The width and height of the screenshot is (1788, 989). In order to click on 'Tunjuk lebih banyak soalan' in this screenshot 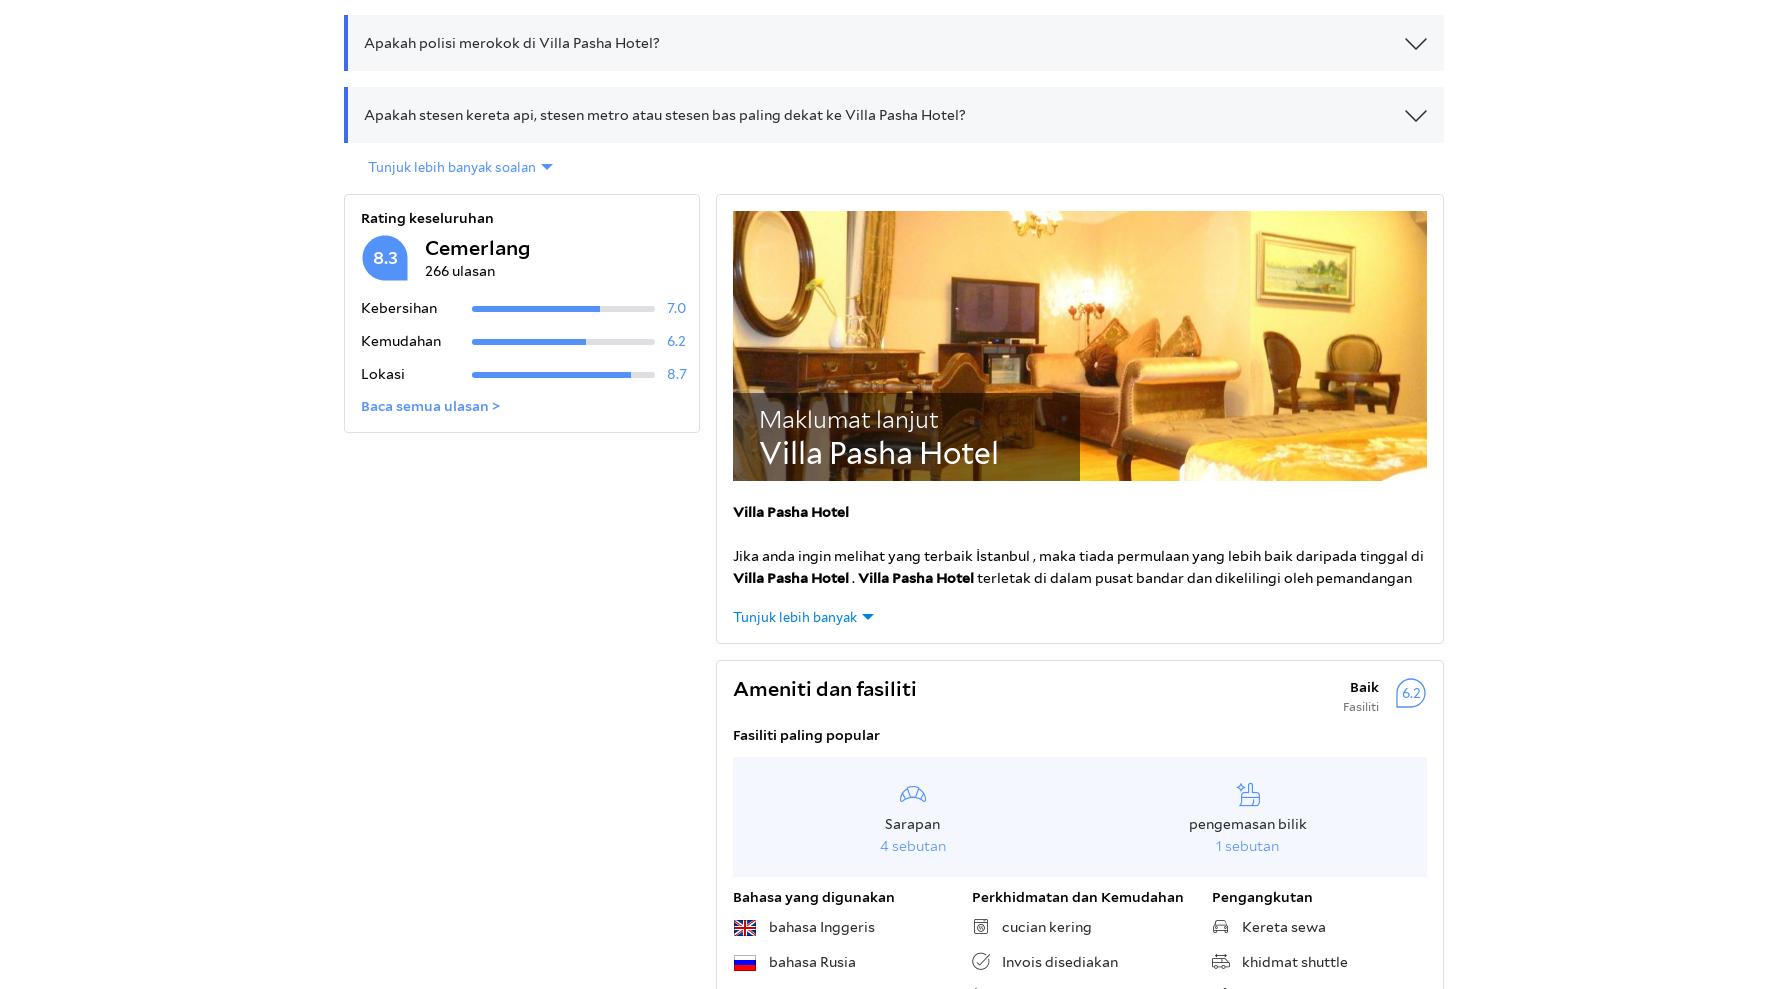, I will do `click(452, 167)`.